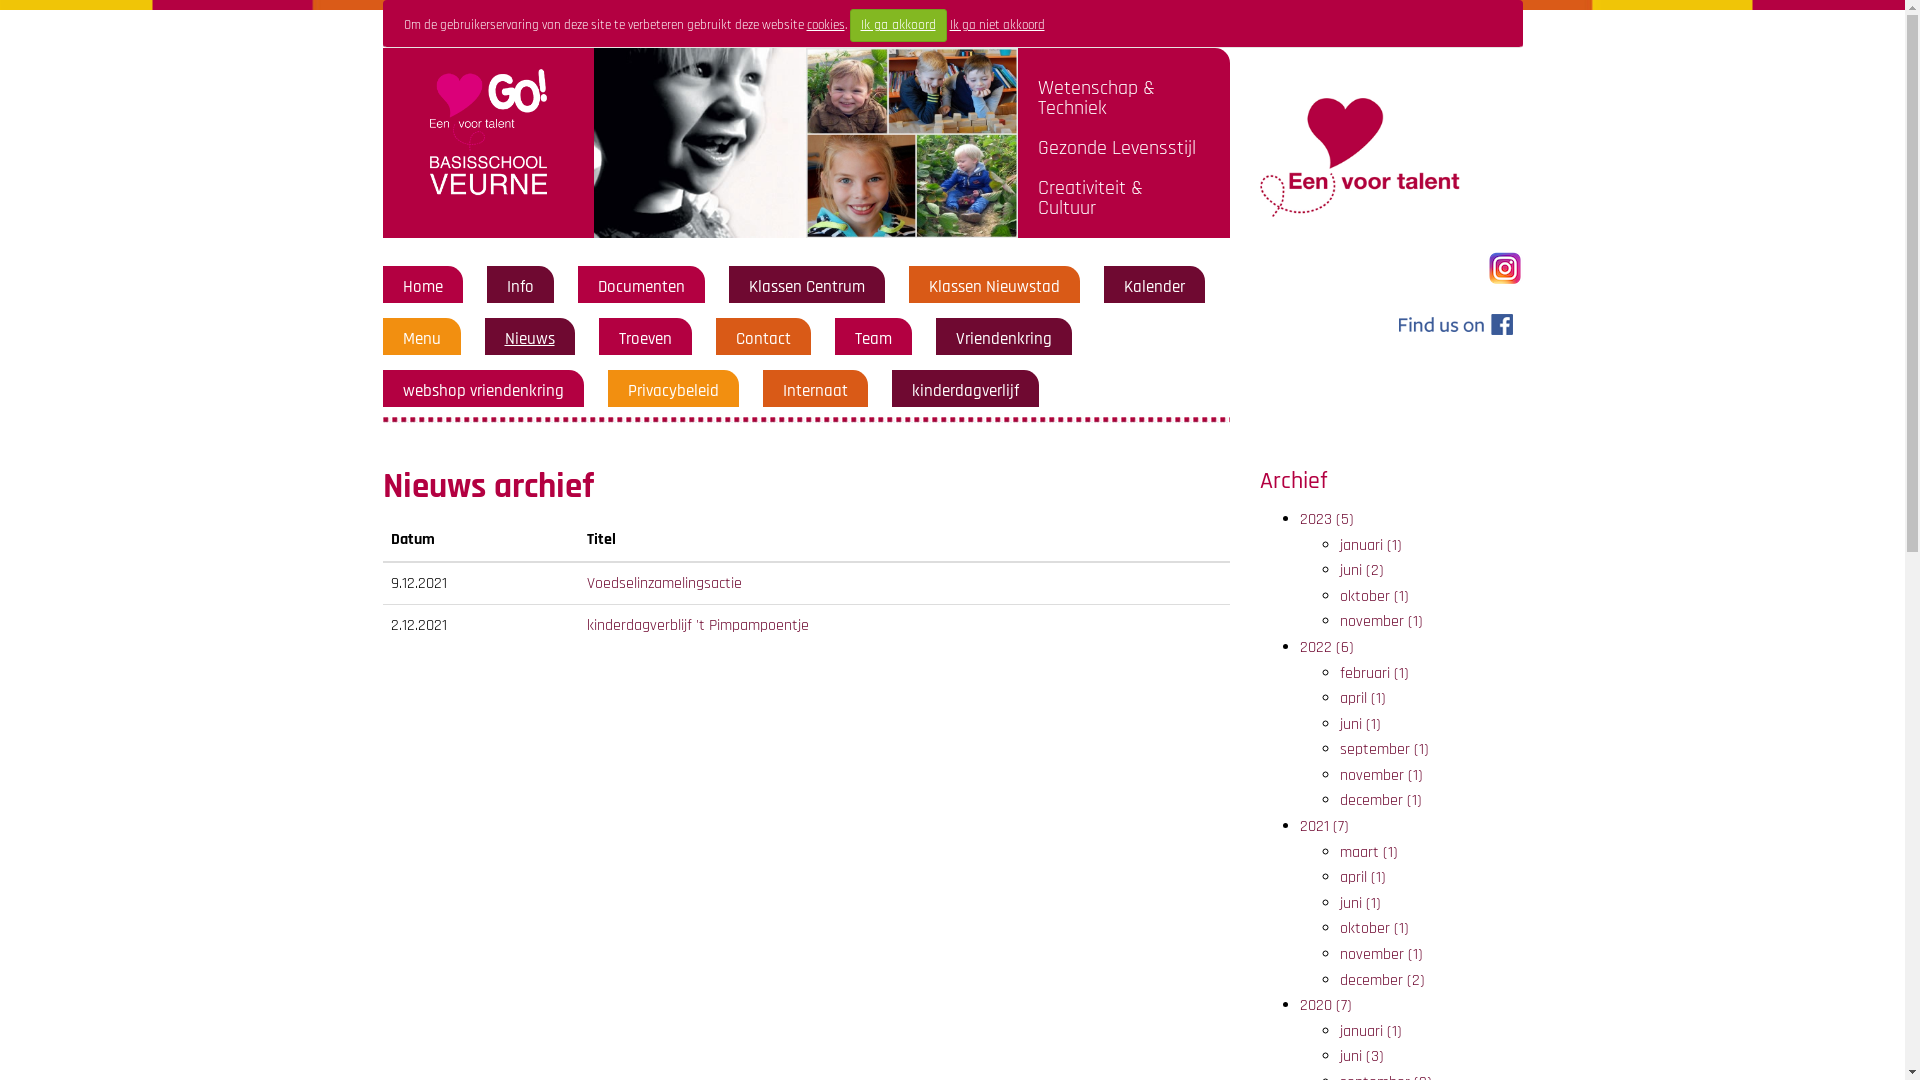  I want to click on 'Klassen Centrum', so click(806, 286).